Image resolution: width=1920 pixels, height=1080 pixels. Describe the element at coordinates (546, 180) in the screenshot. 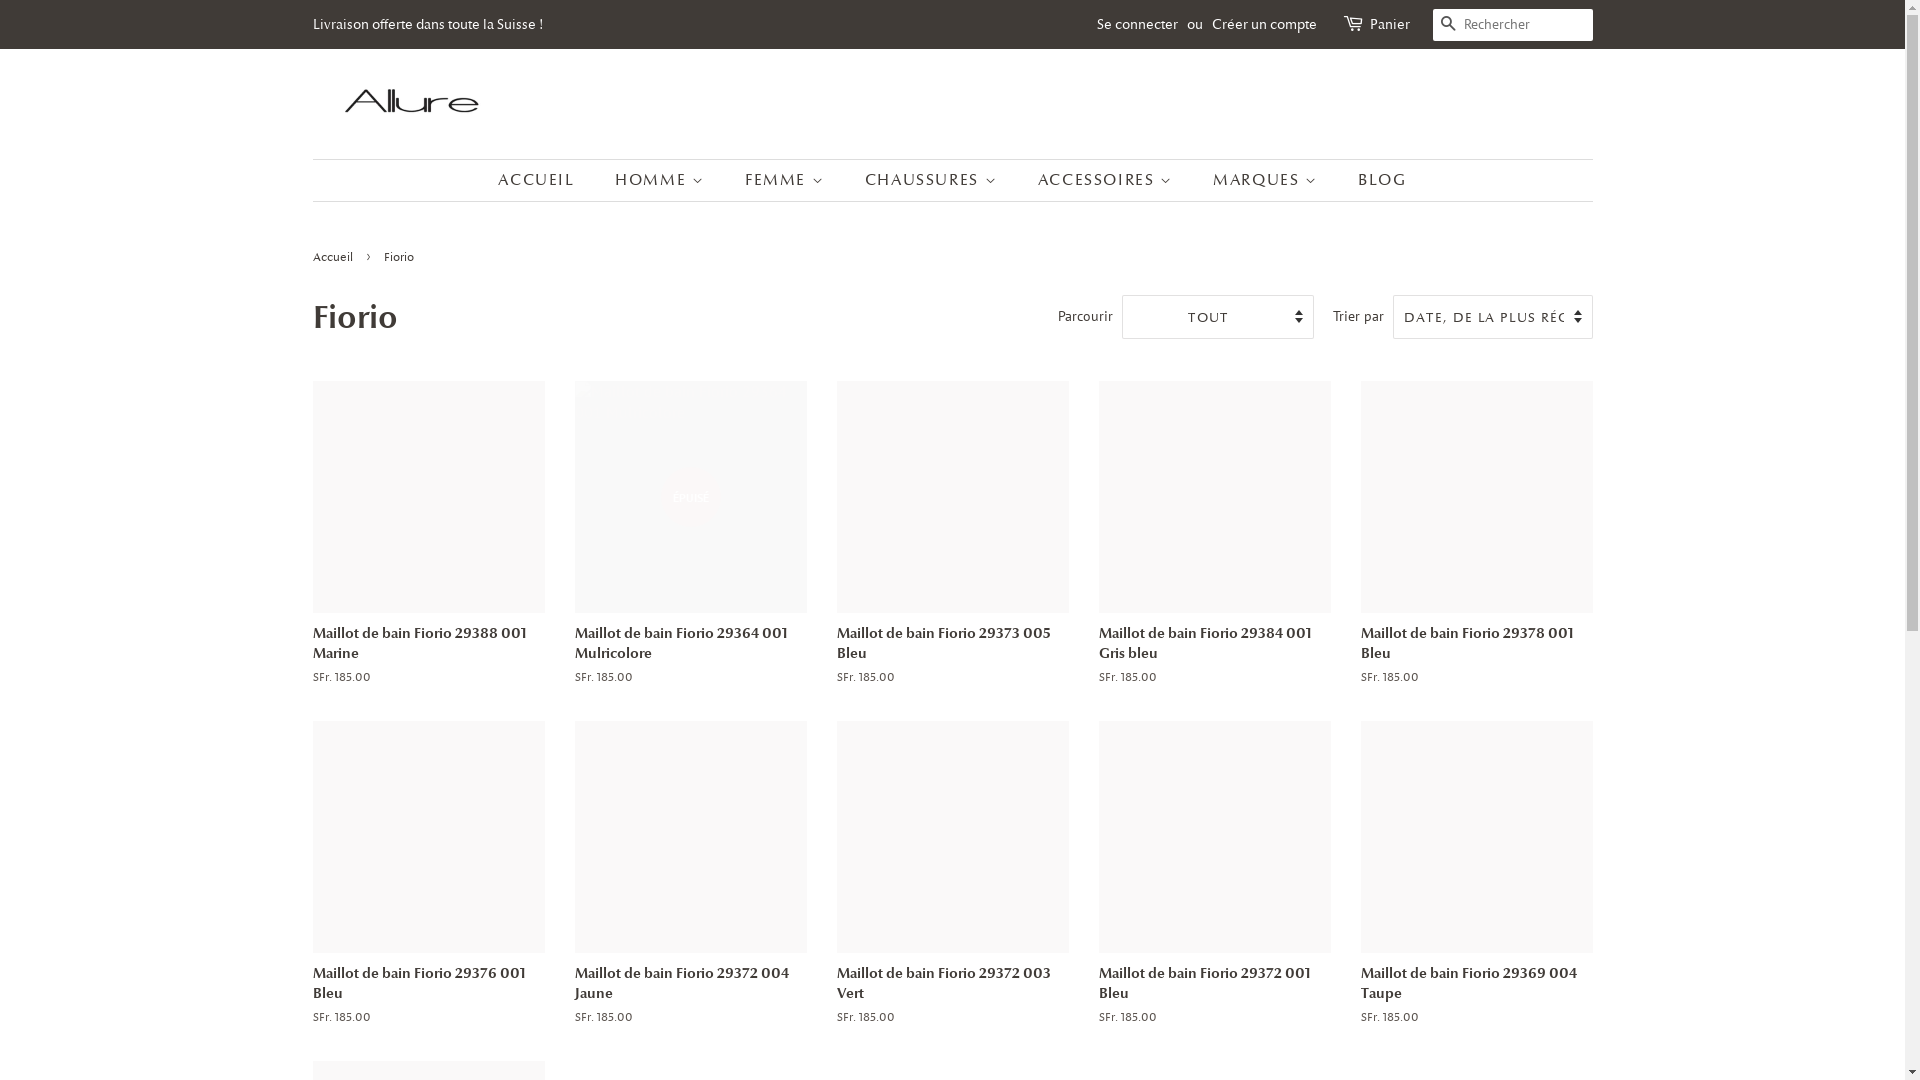

I see `'ACCUEIL'` at that location.